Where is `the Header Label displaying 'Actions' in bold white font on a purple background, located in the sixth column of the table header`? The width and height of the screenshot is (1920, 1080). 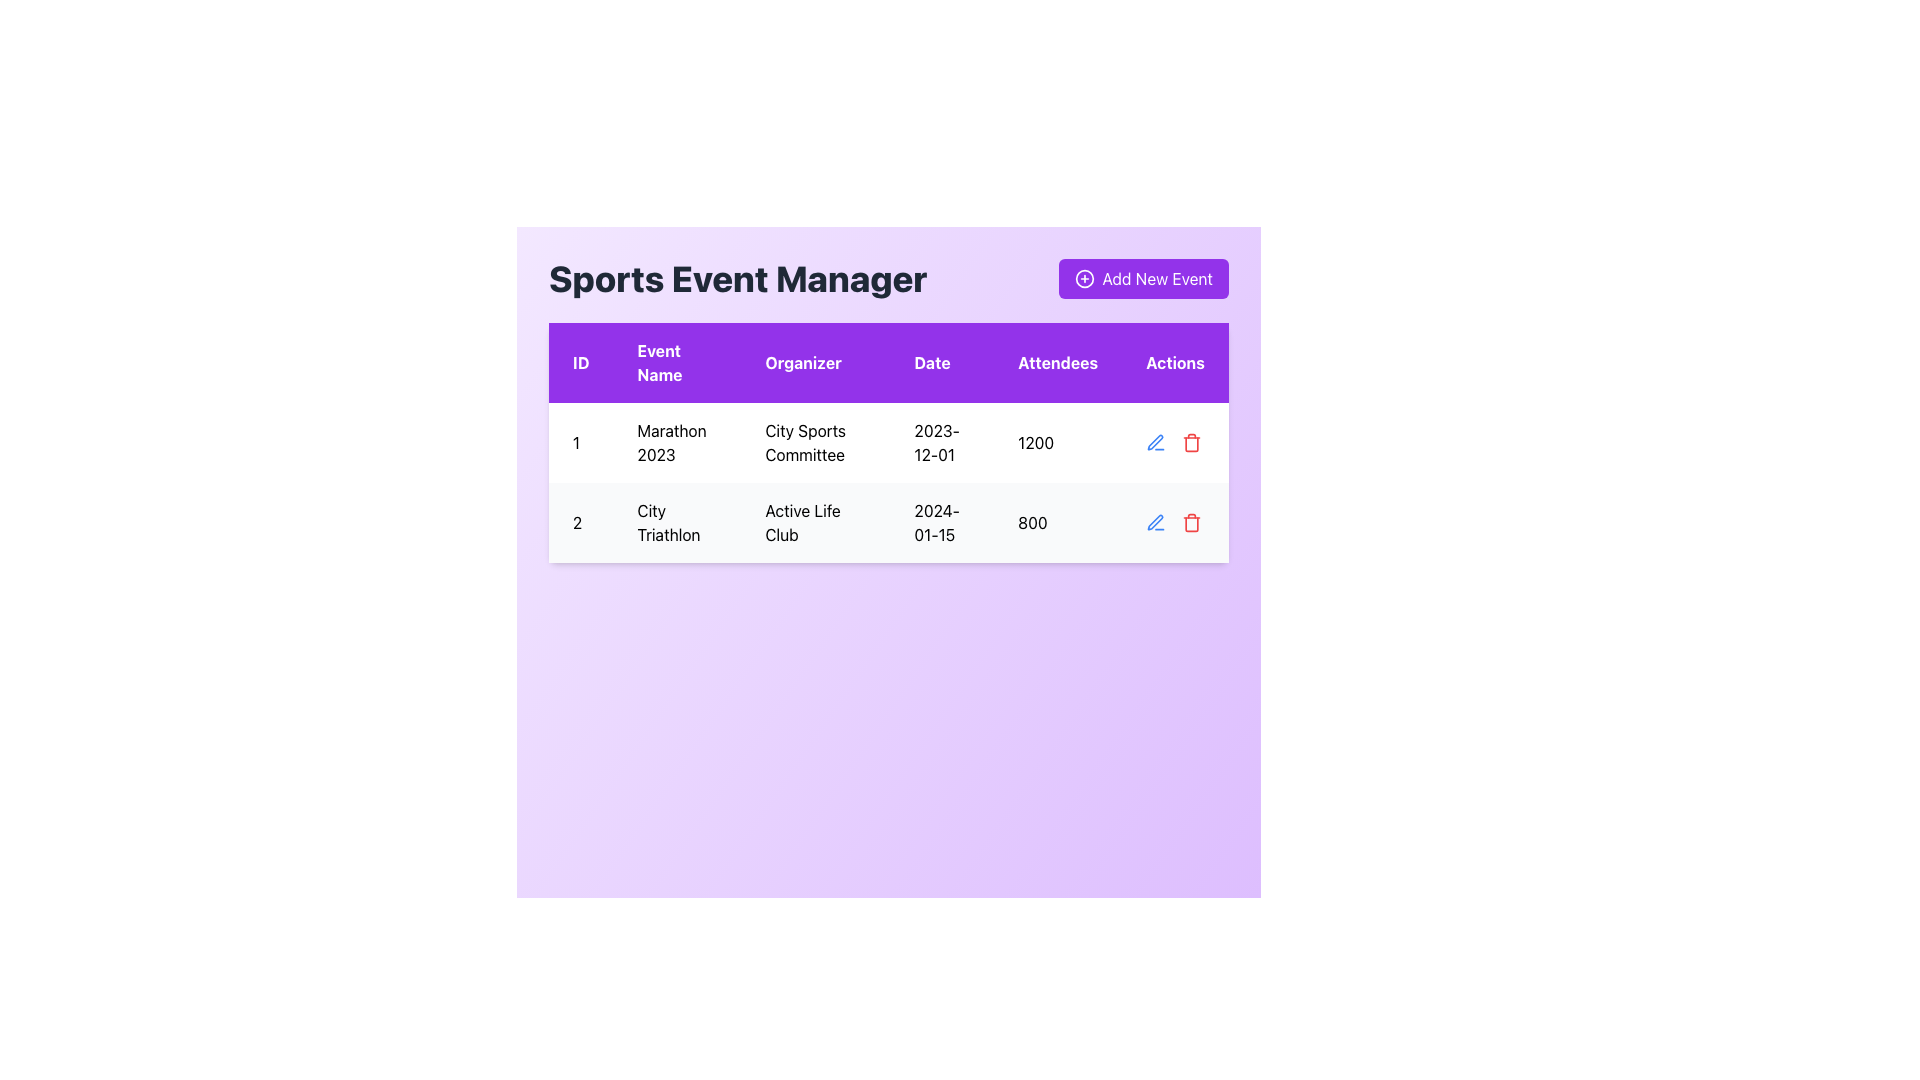
the Header Label displaying 'Actions' in bold white font on a purple background, located in the sixth column of the table header is located at coordinates (1175, 362).